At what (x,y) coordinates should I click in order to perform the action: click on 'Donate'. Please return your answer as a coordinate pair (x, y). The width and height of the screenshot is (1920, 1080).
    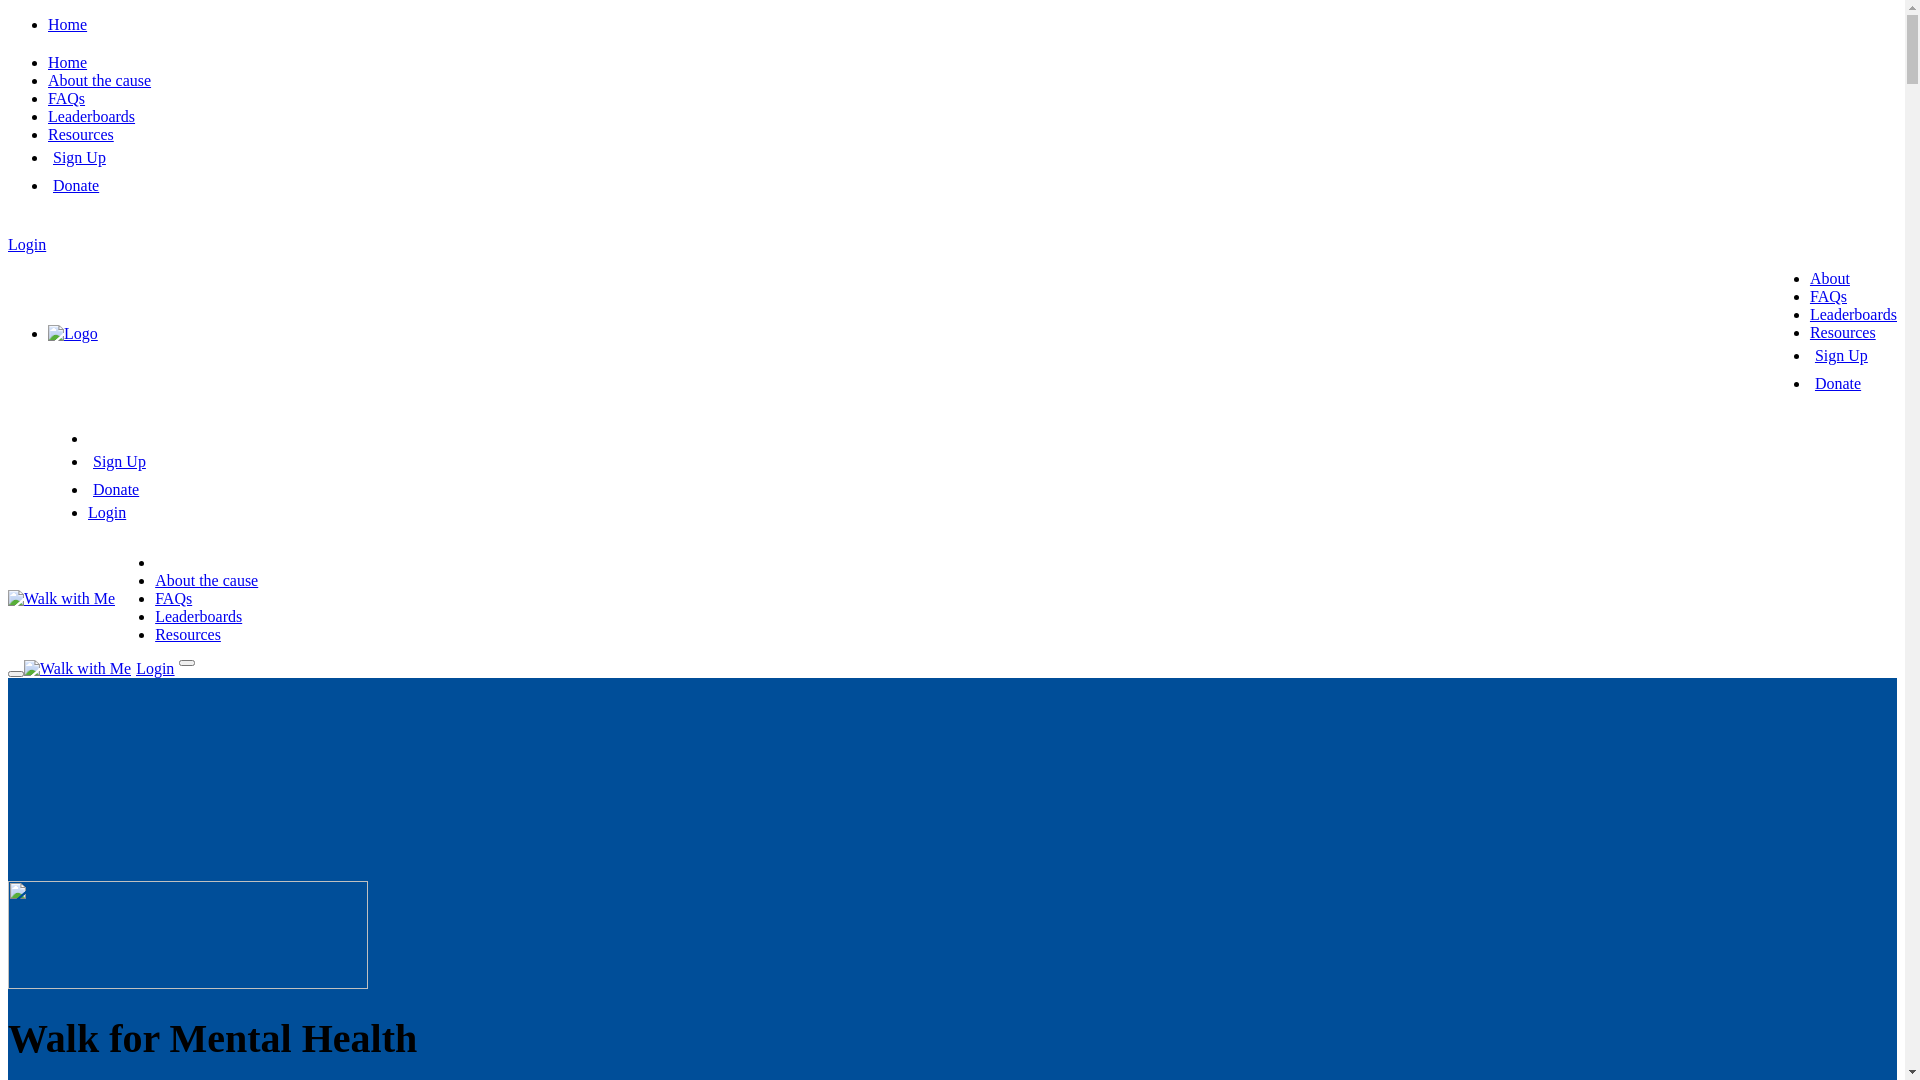
    Looking at the image, I should click on (1838, 383).